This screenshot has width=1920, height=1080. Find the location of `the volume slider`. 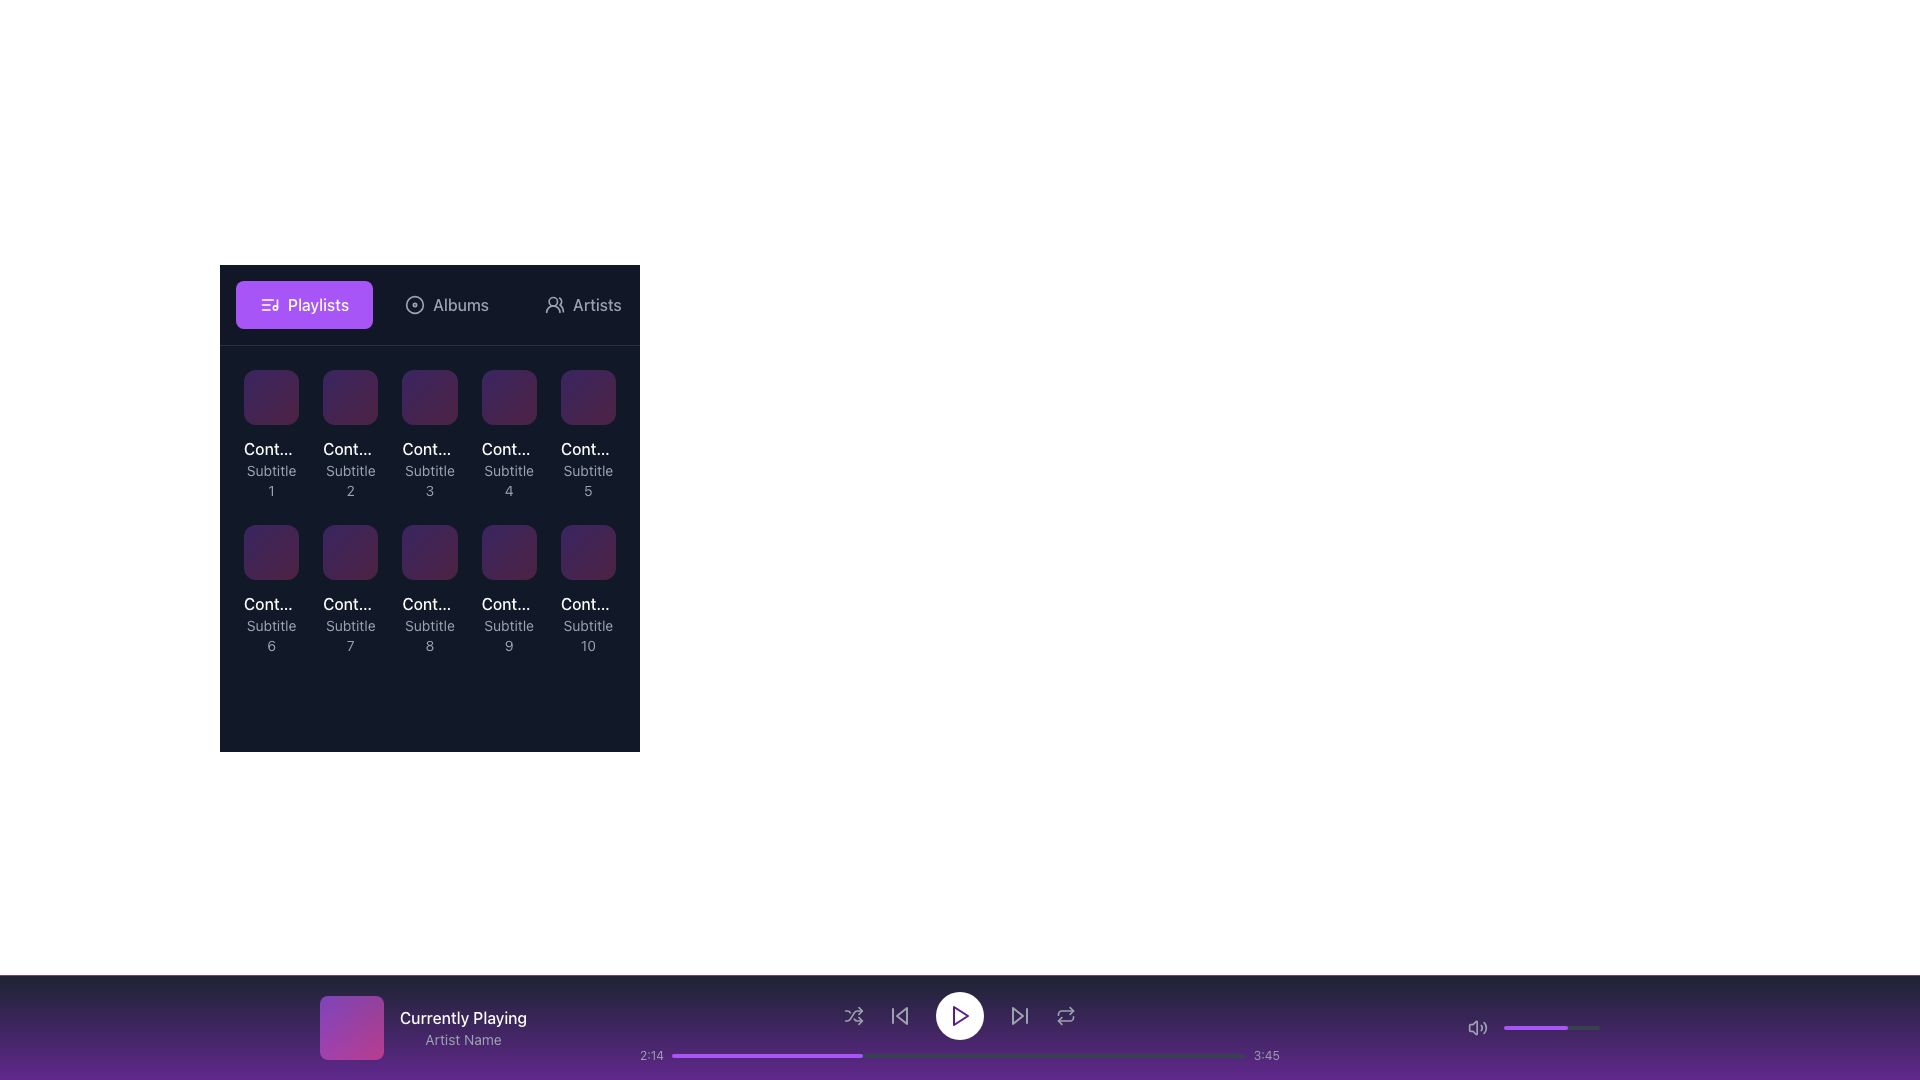

the volume slider is located at coordinates (1532, 1028).